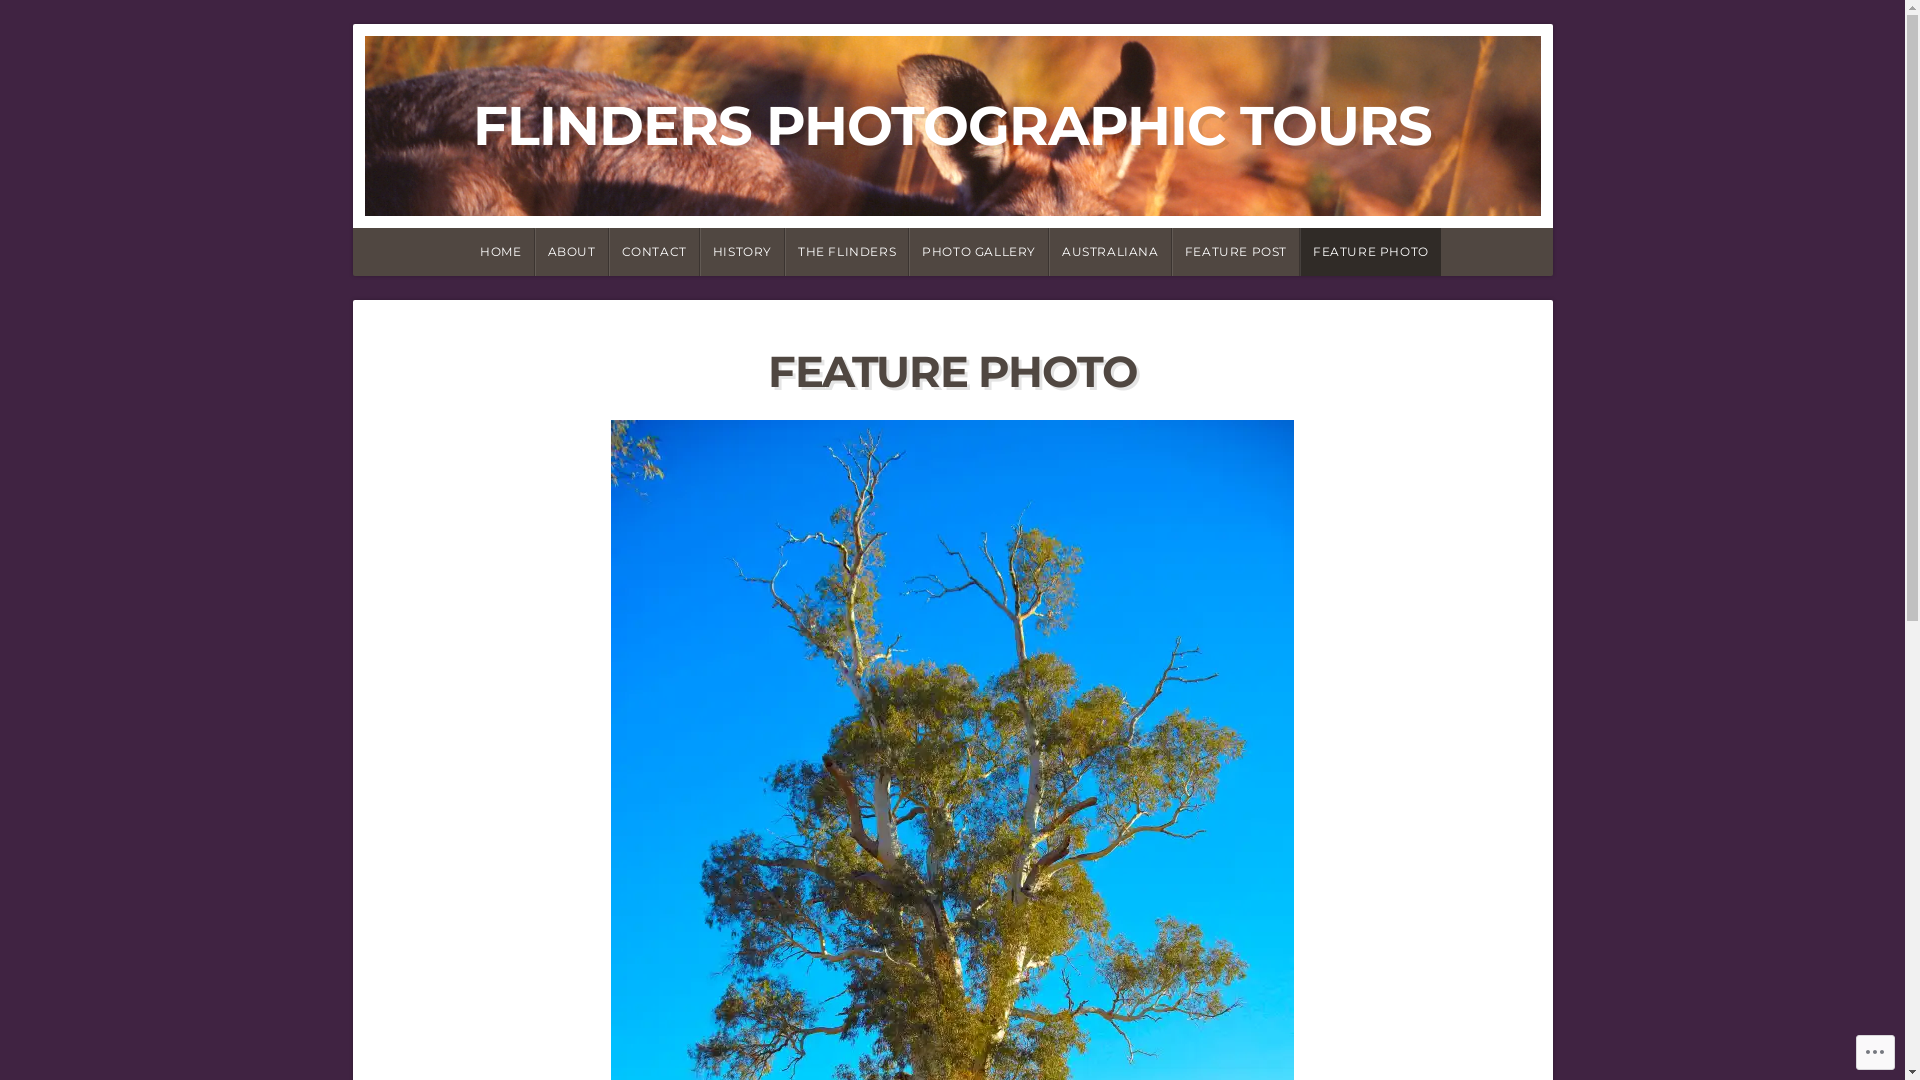 The height and width of the screenshot is (1080, 1920). What do you see at coordinates (1109, 250) in the screenshot?
I see `'AUSTRALIANA'` at bounding box center [1109, 250].